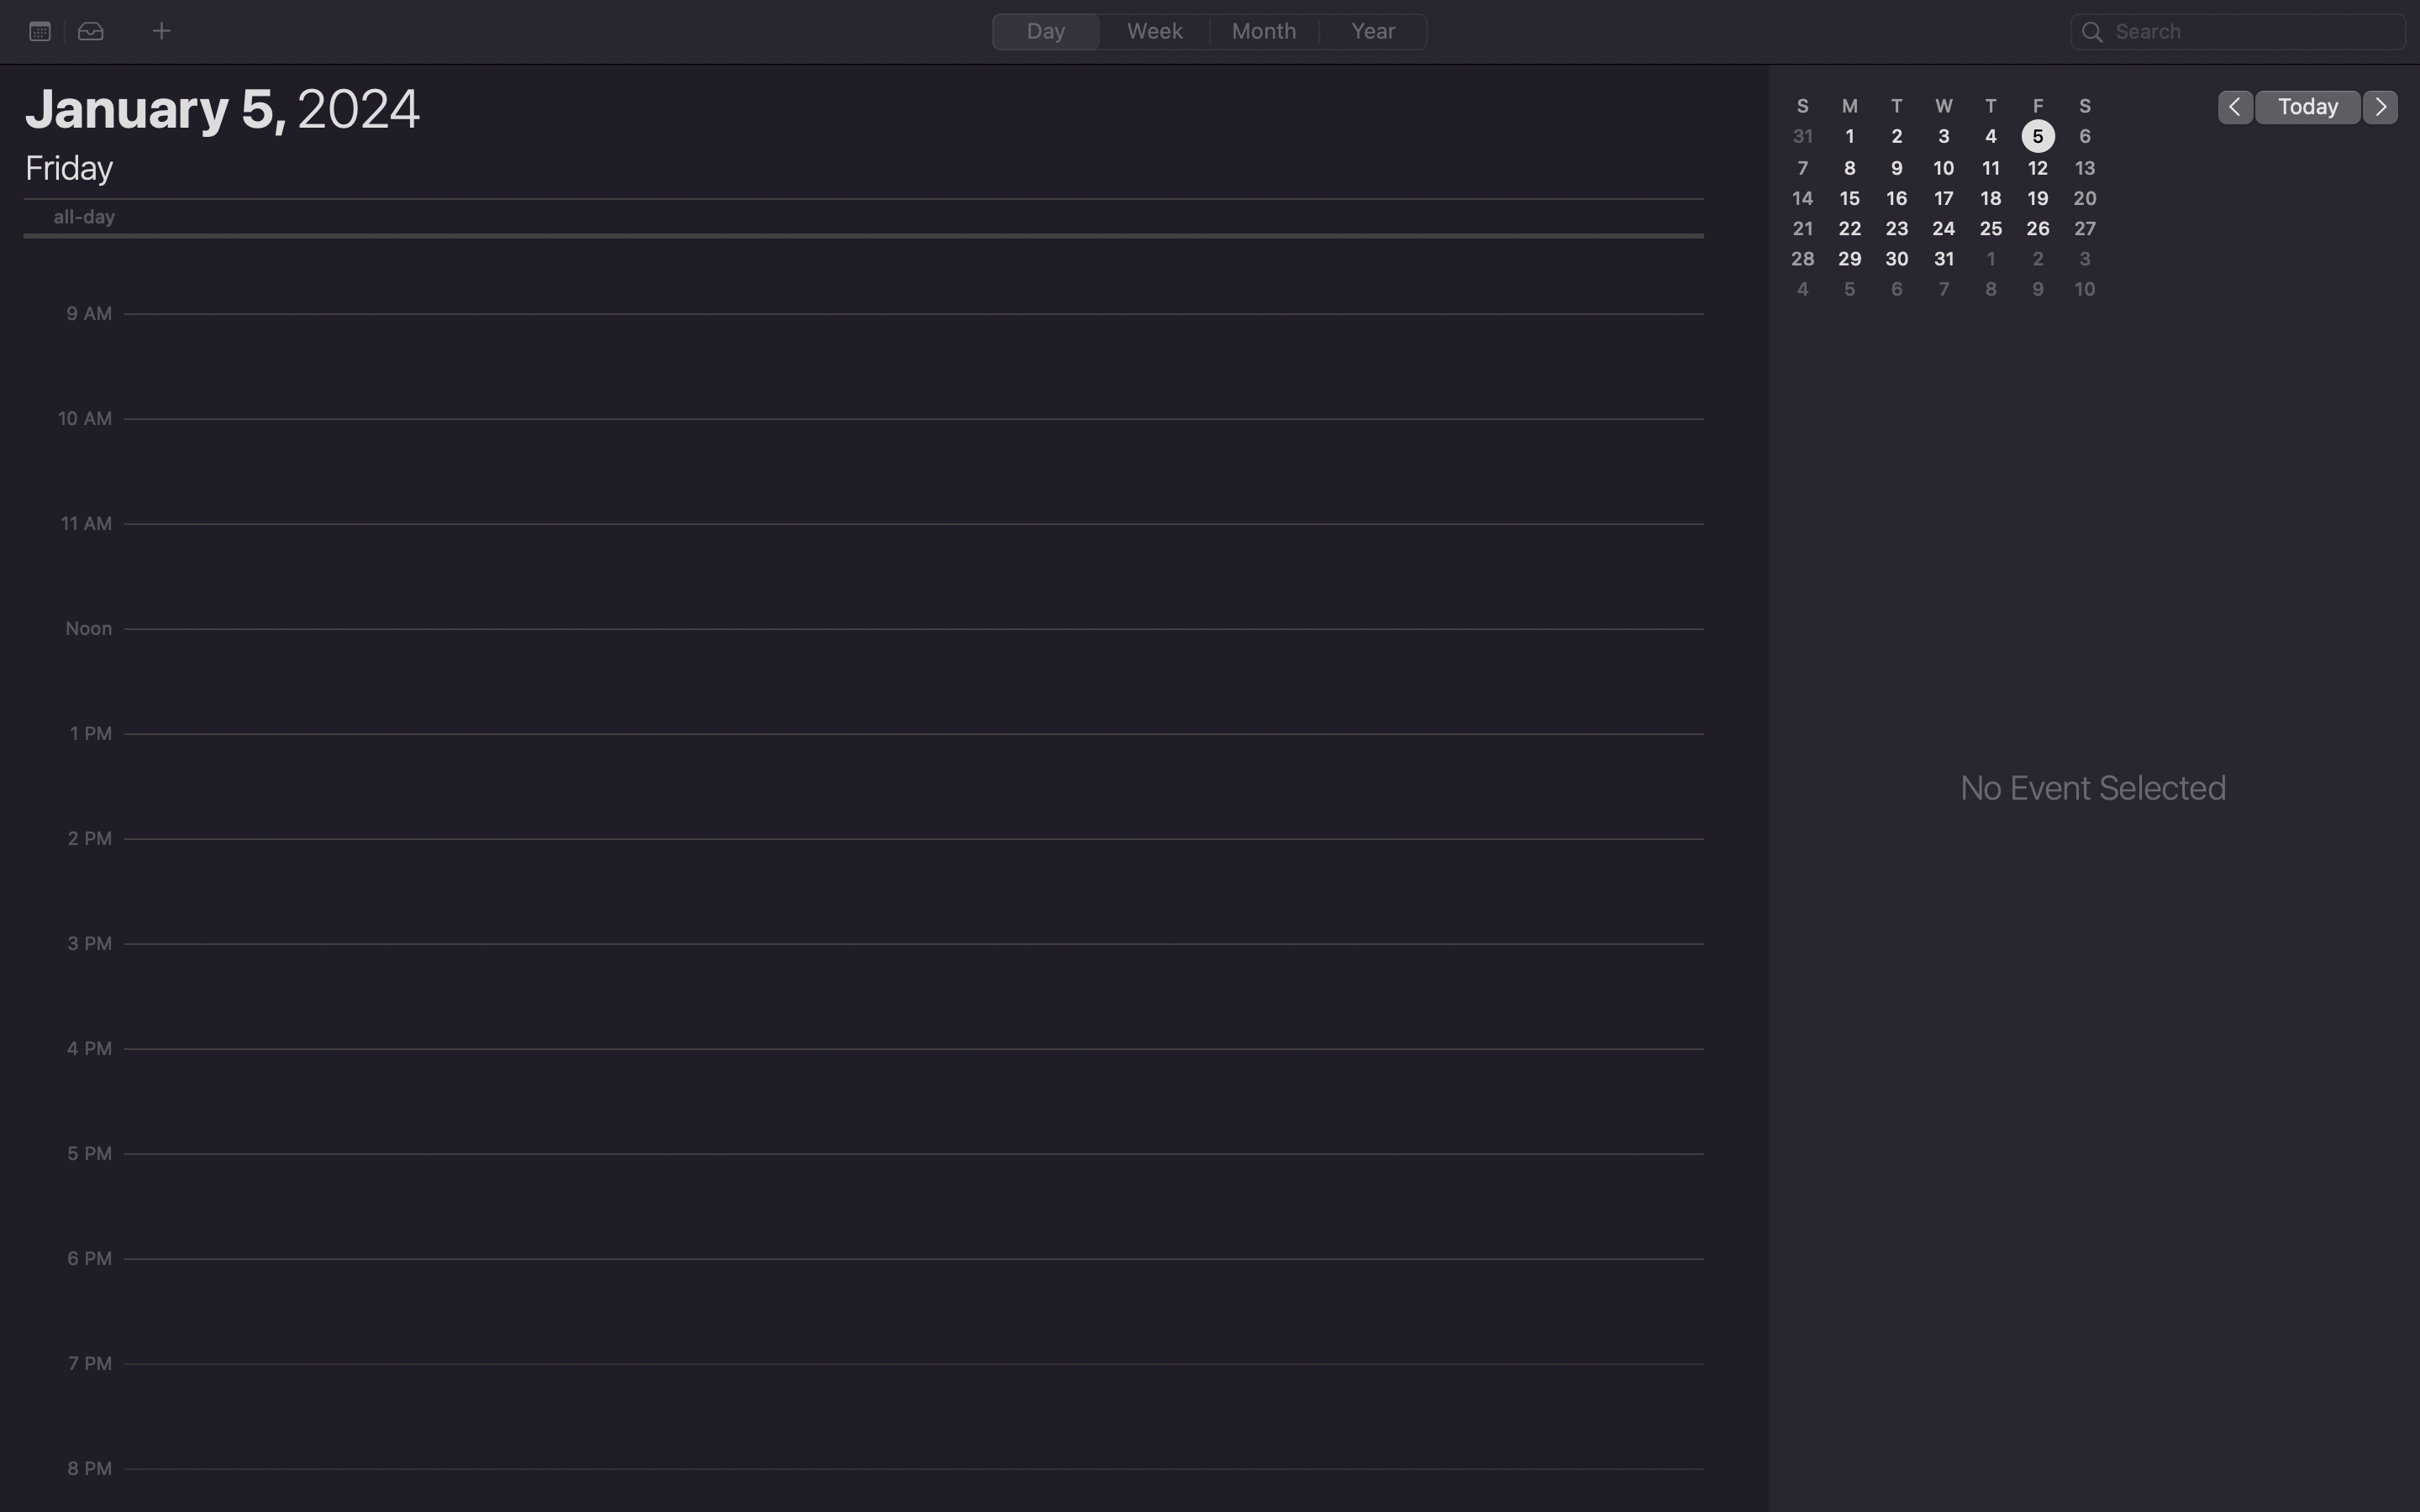 This screenshot has height=1512, width=2420. What do you see at coordinates (2233, 105) in the screenshot?
I see `Switch to the previous day view in the calendar` at bounding box center [2233, 105].